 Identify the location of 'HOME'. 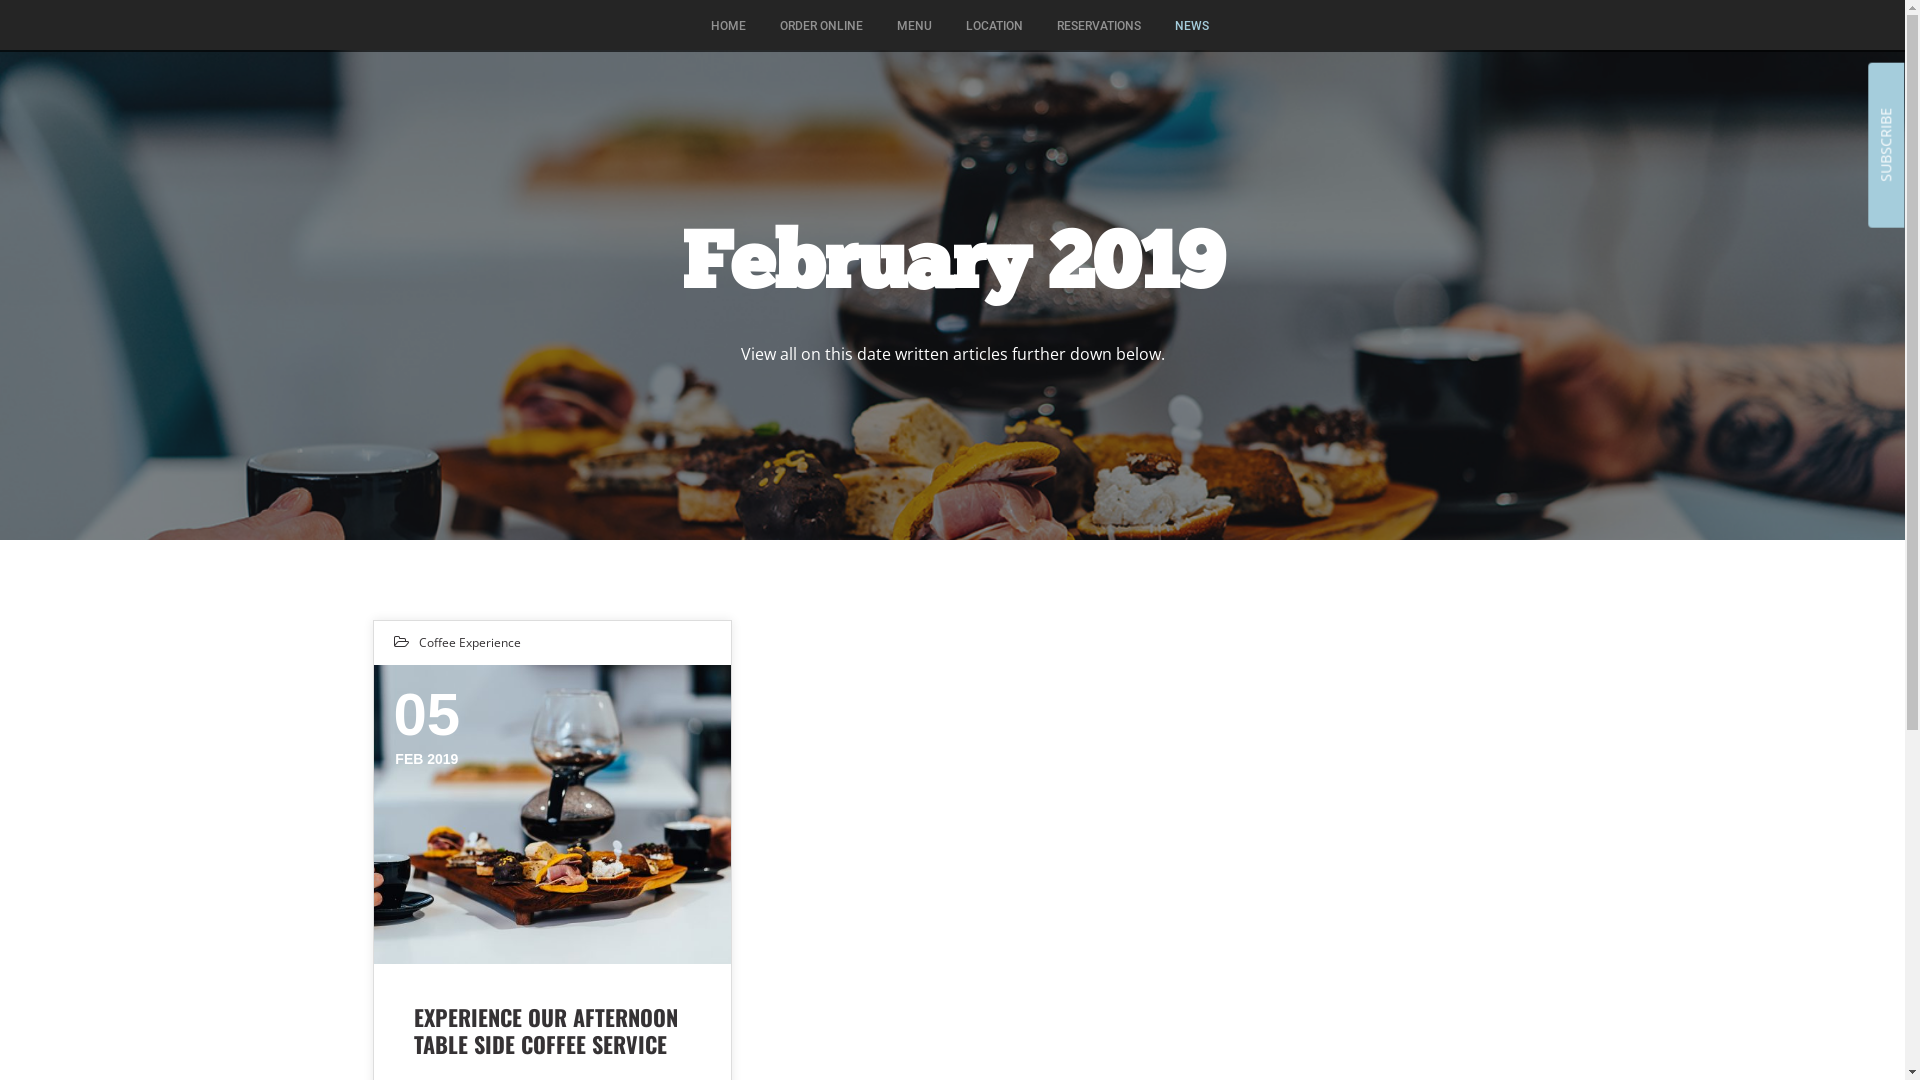
(727, 26).